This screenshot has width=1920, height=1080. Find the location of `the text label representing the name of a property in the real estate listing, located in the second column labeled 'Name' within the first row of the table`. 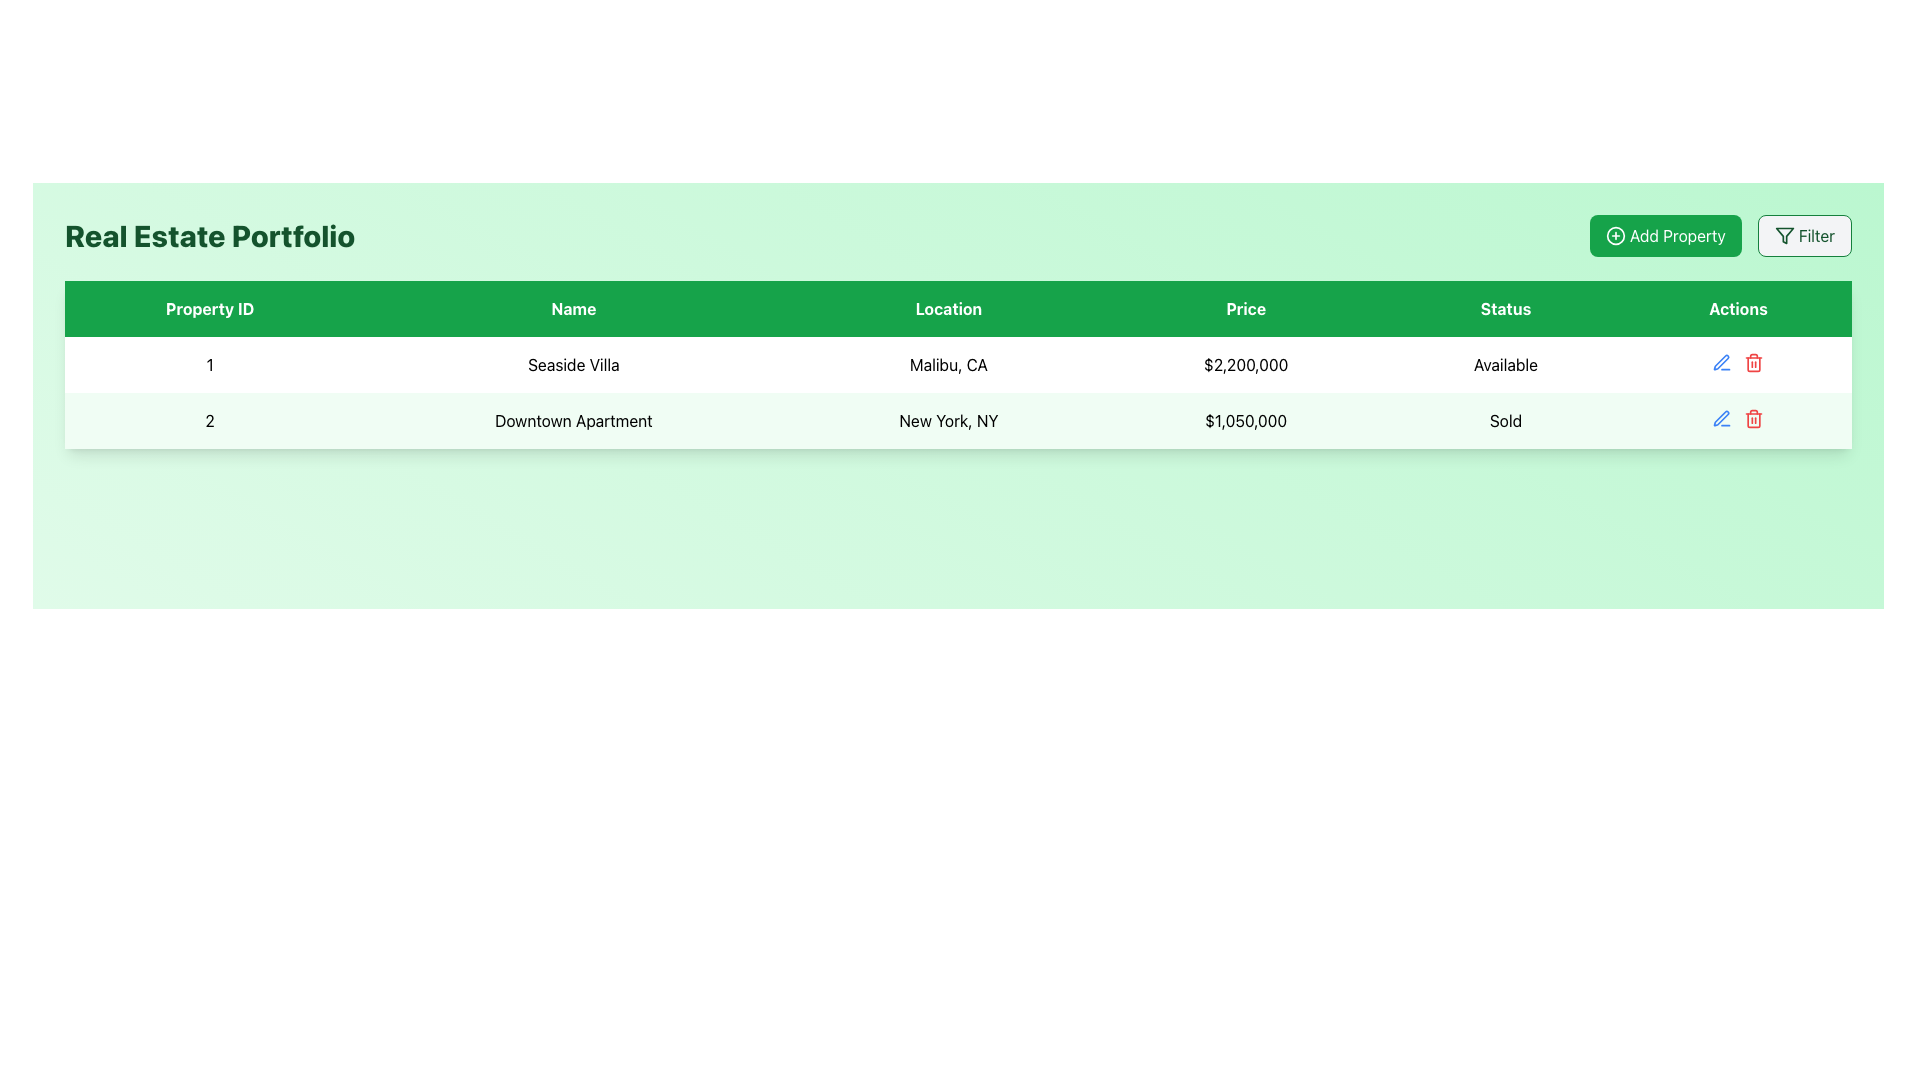

the text label representing the name of a property in the real estate listing, located in the second column labeled 'Name' within the first row of the table is located at coordinates (572, 365).